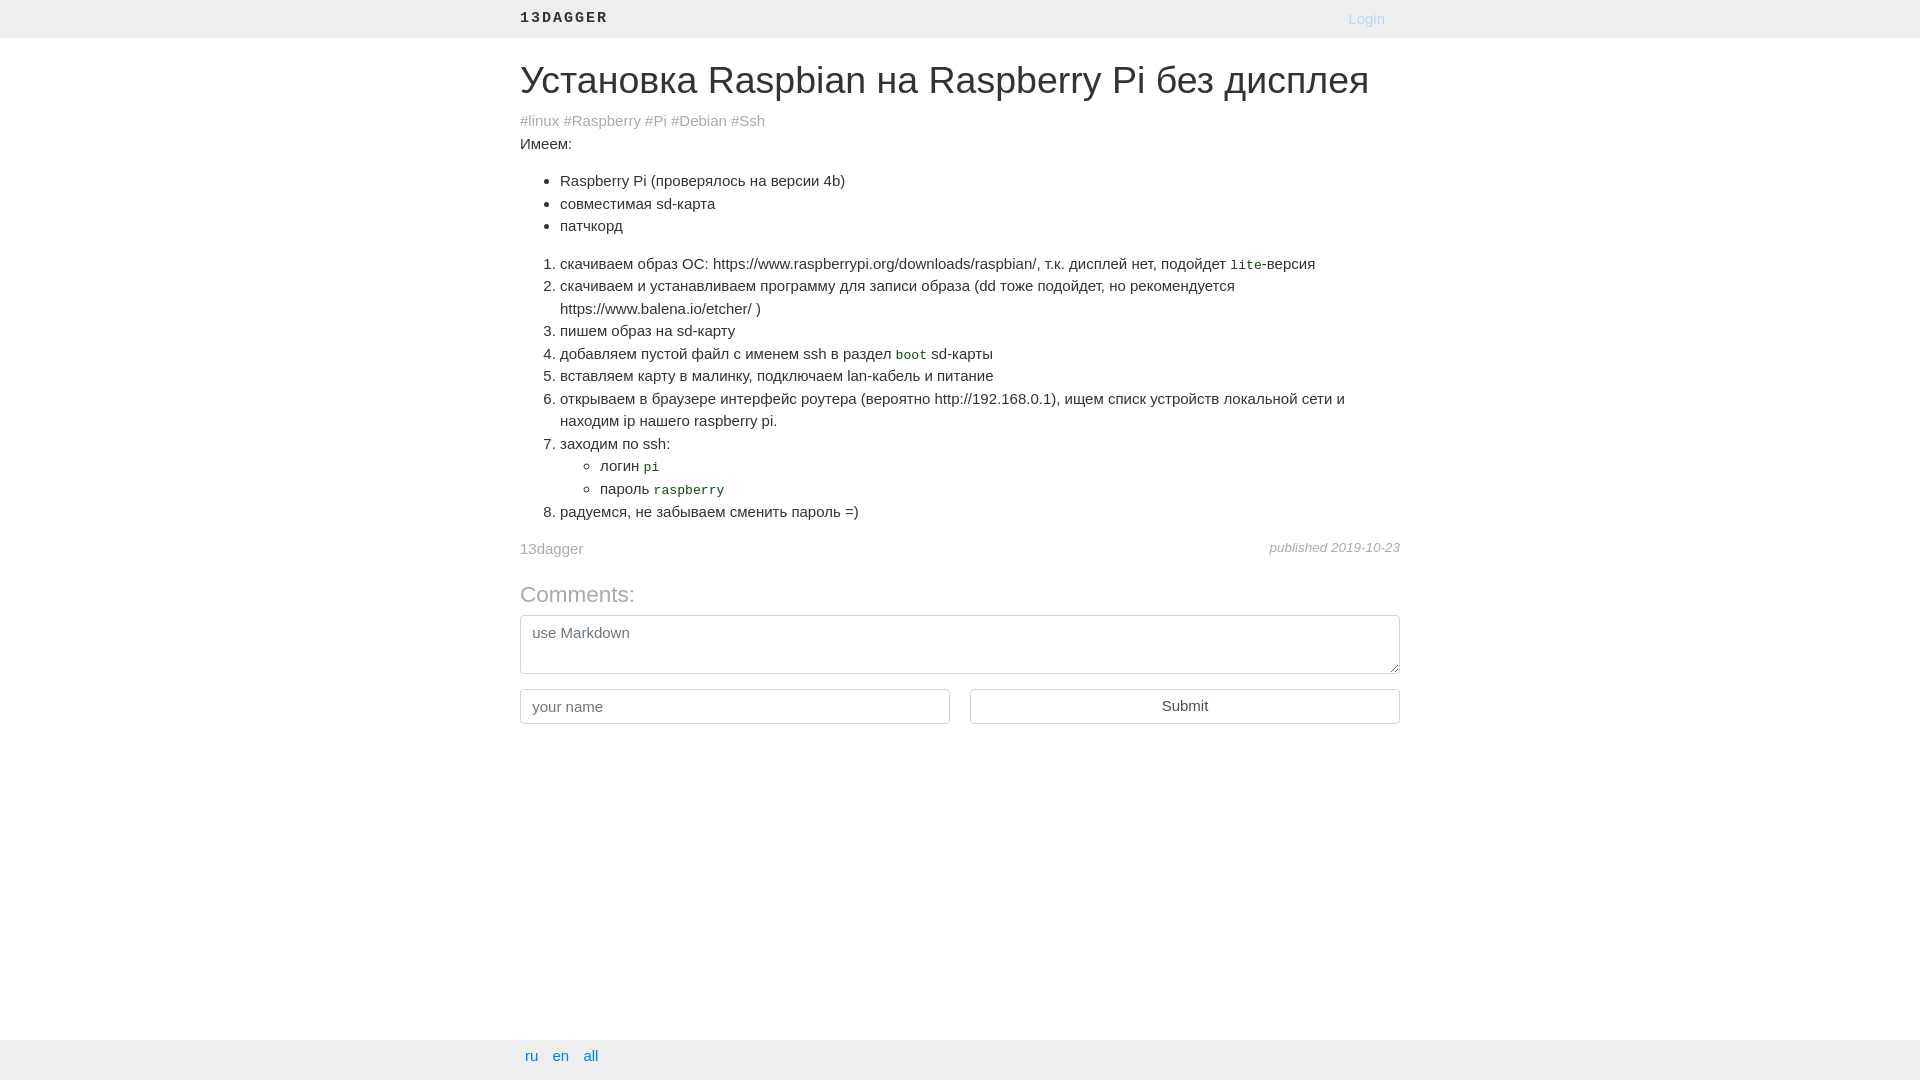 The height and width of the screenshot is (1080, 1920). I want to click on '13DAGGER', so click(562, 19).